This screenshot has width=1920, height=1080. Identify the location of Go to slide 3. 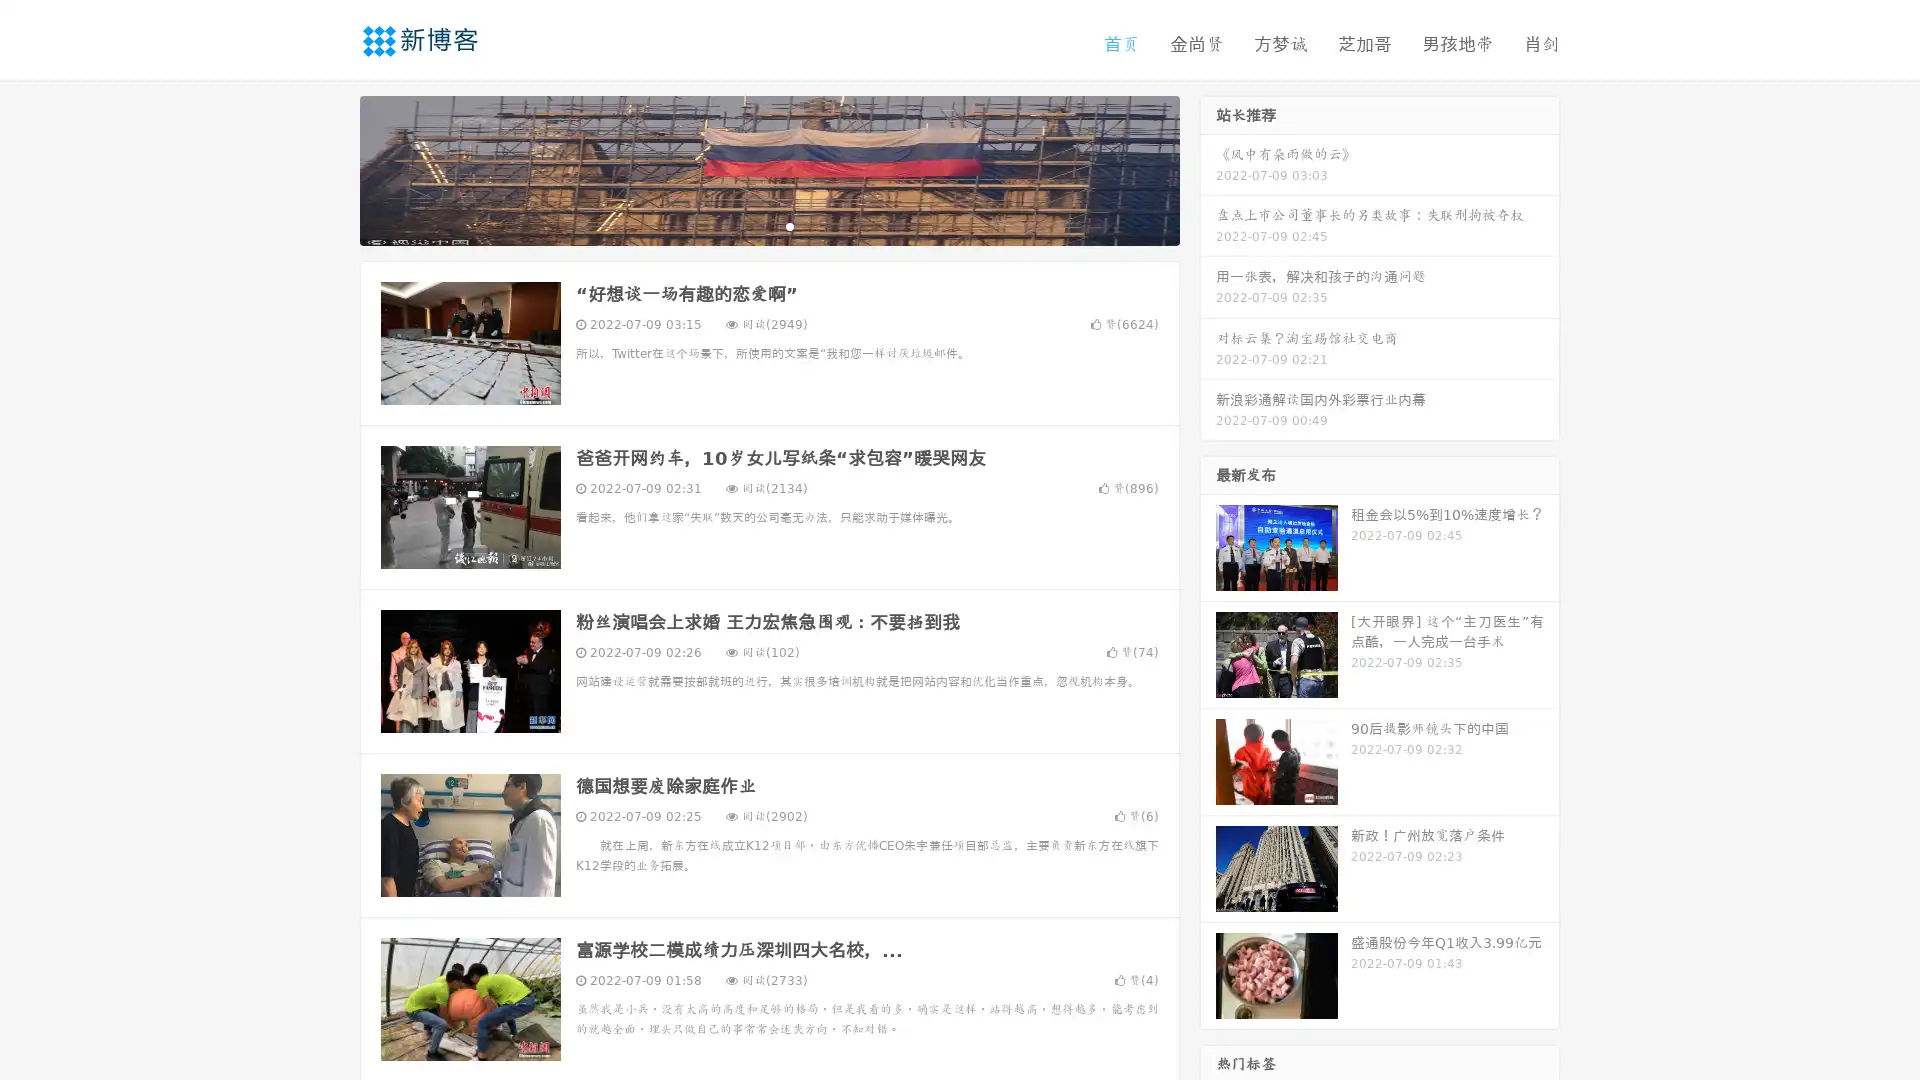
(789, 225).